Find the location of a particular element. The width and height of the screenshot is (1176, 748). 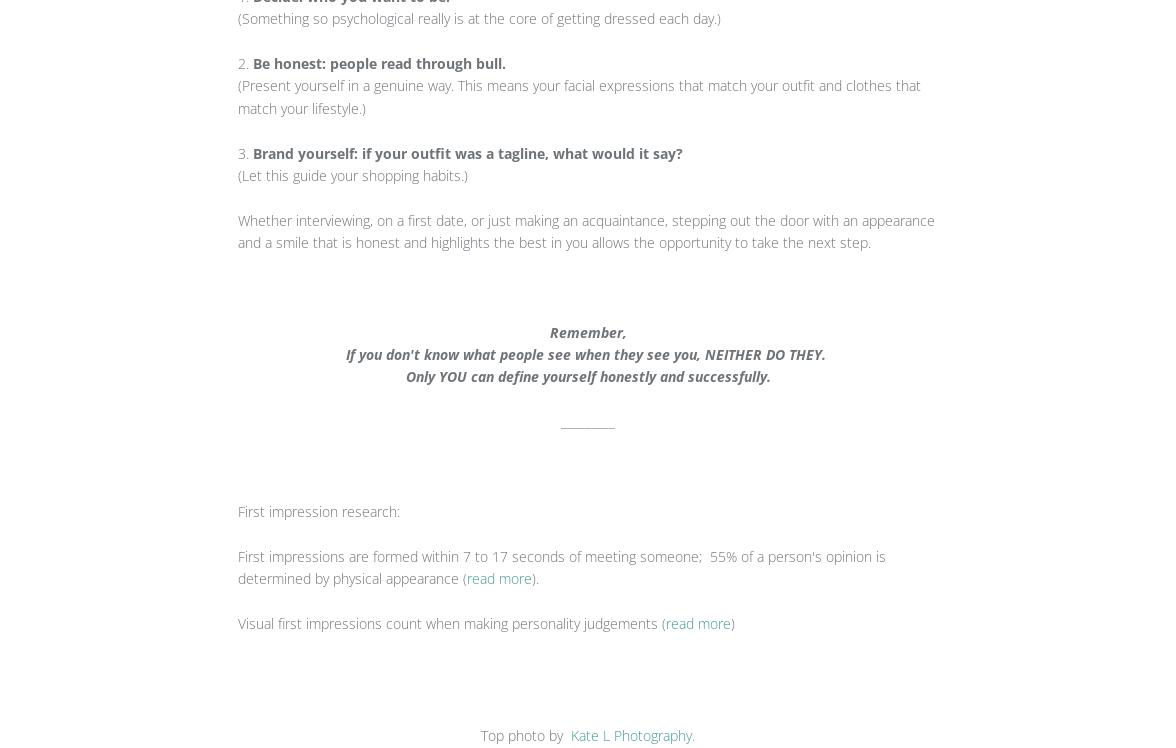

'Visual first impressions count when making personality judgements (' is located at coordinates (452, 621).